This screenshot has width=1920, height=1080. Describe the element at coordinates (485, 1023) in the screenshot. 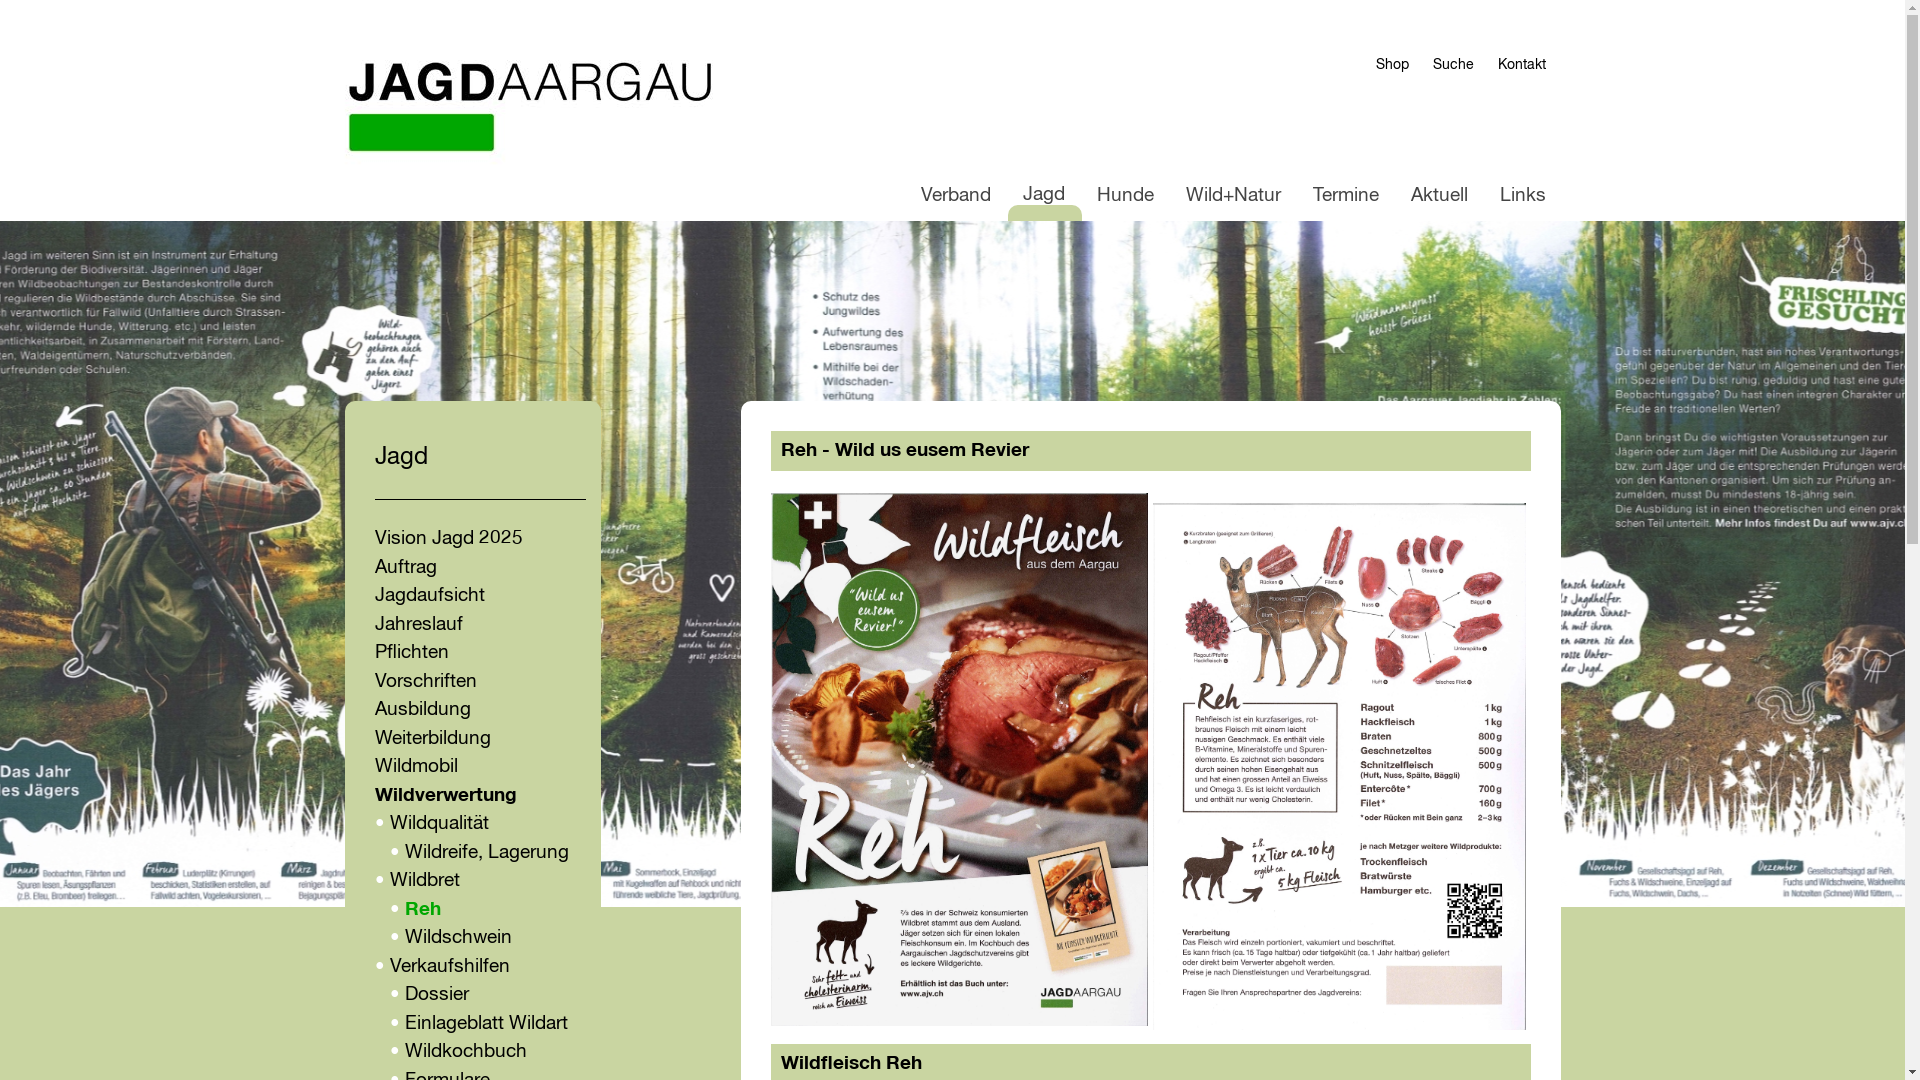

I see `'Einlageblatt Wildart'` at that location.